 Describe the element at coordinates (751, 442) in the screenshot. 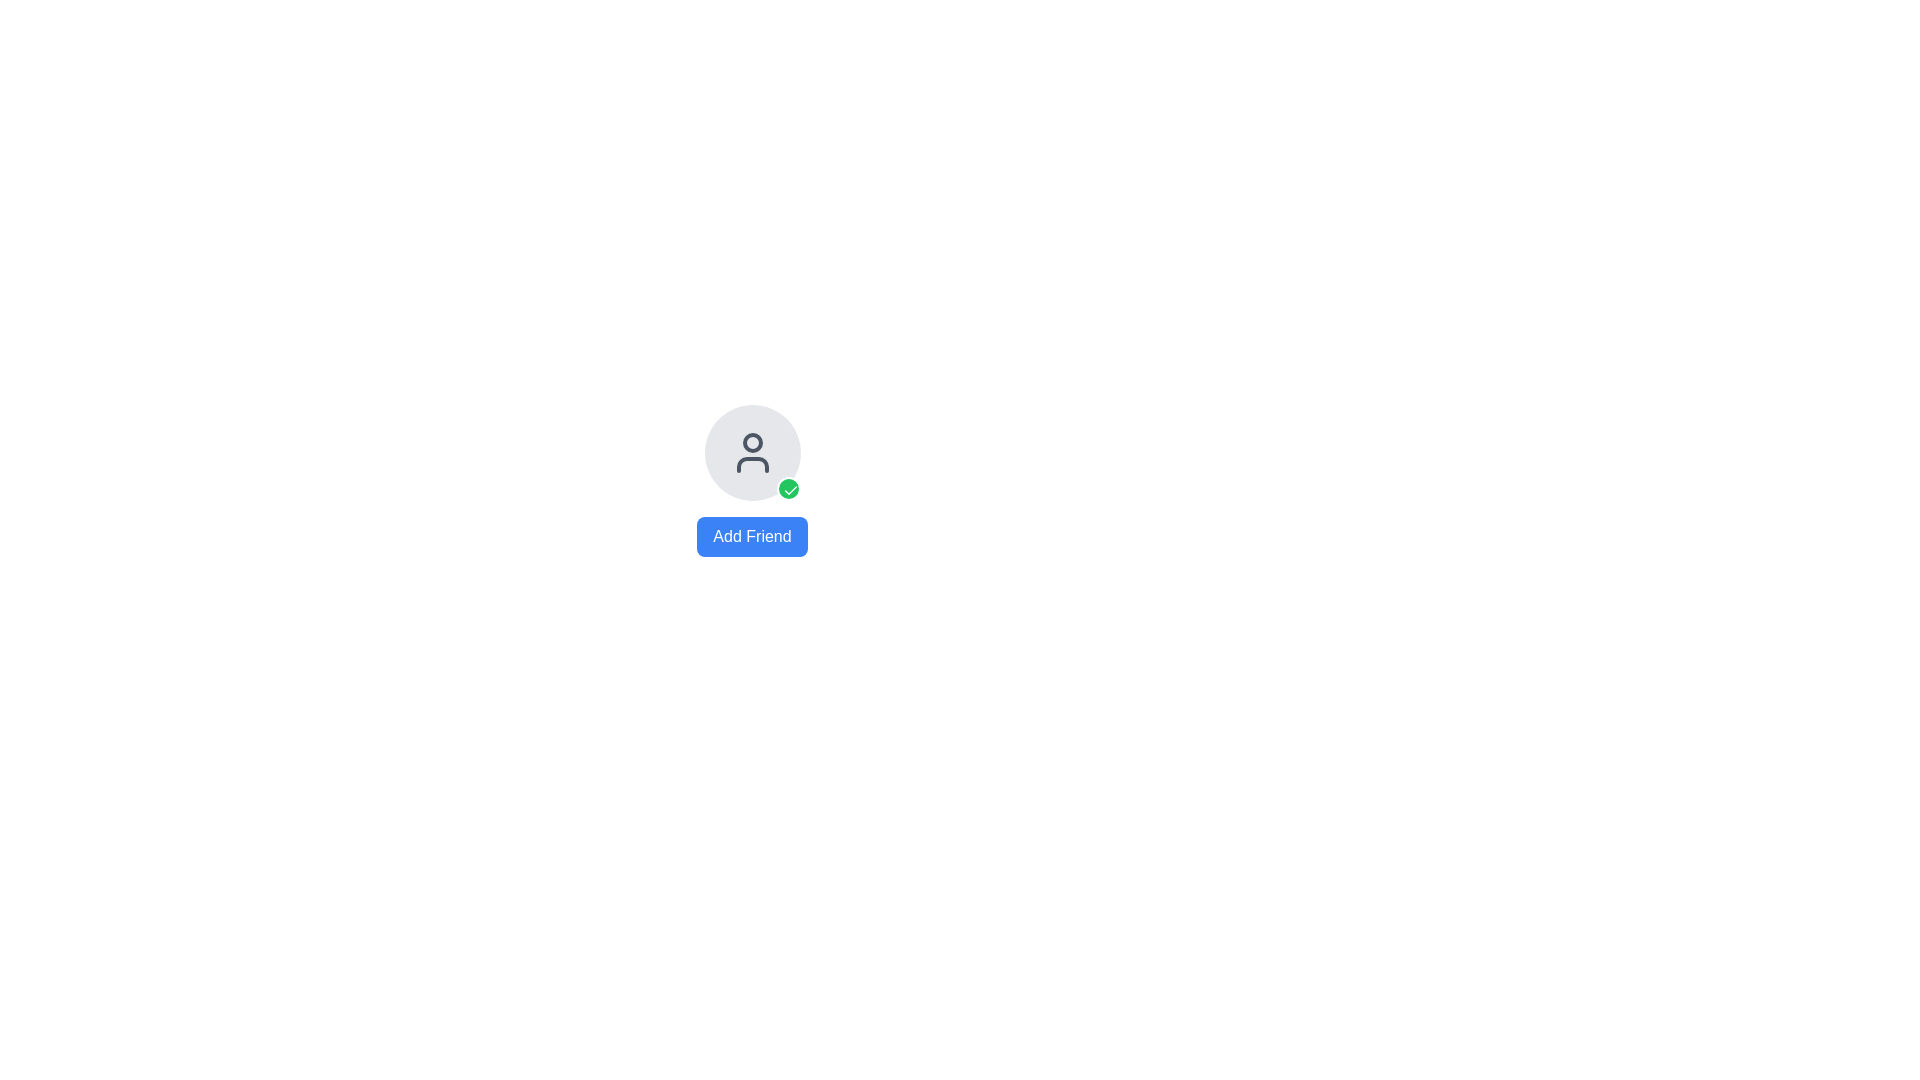

I see `the small circle located near the upper-central region of the user profile icon, which is situated slightly above the curved line representing the shoulders` at that location.